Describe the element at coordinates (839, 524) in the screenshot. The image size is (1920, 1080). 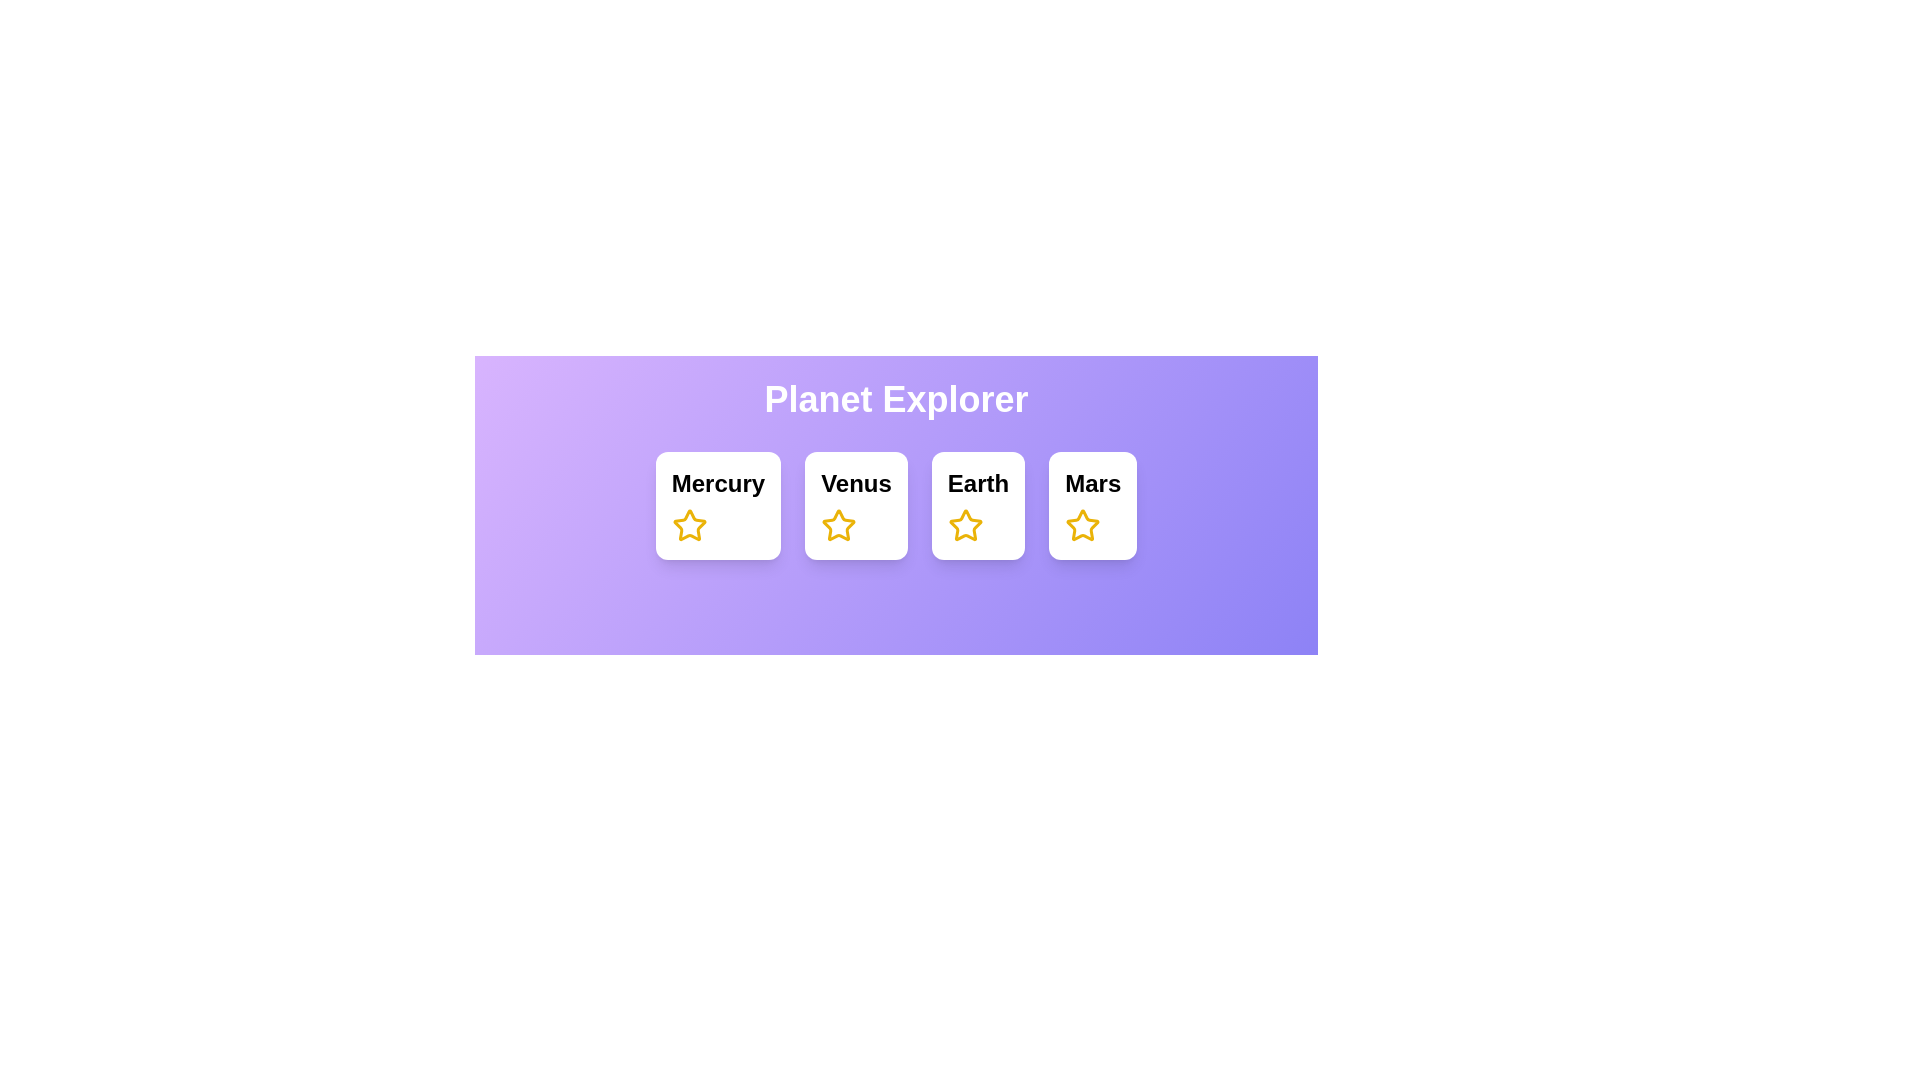
I see `the star icon representing the rating option for the planet 'Venus'` at that location.